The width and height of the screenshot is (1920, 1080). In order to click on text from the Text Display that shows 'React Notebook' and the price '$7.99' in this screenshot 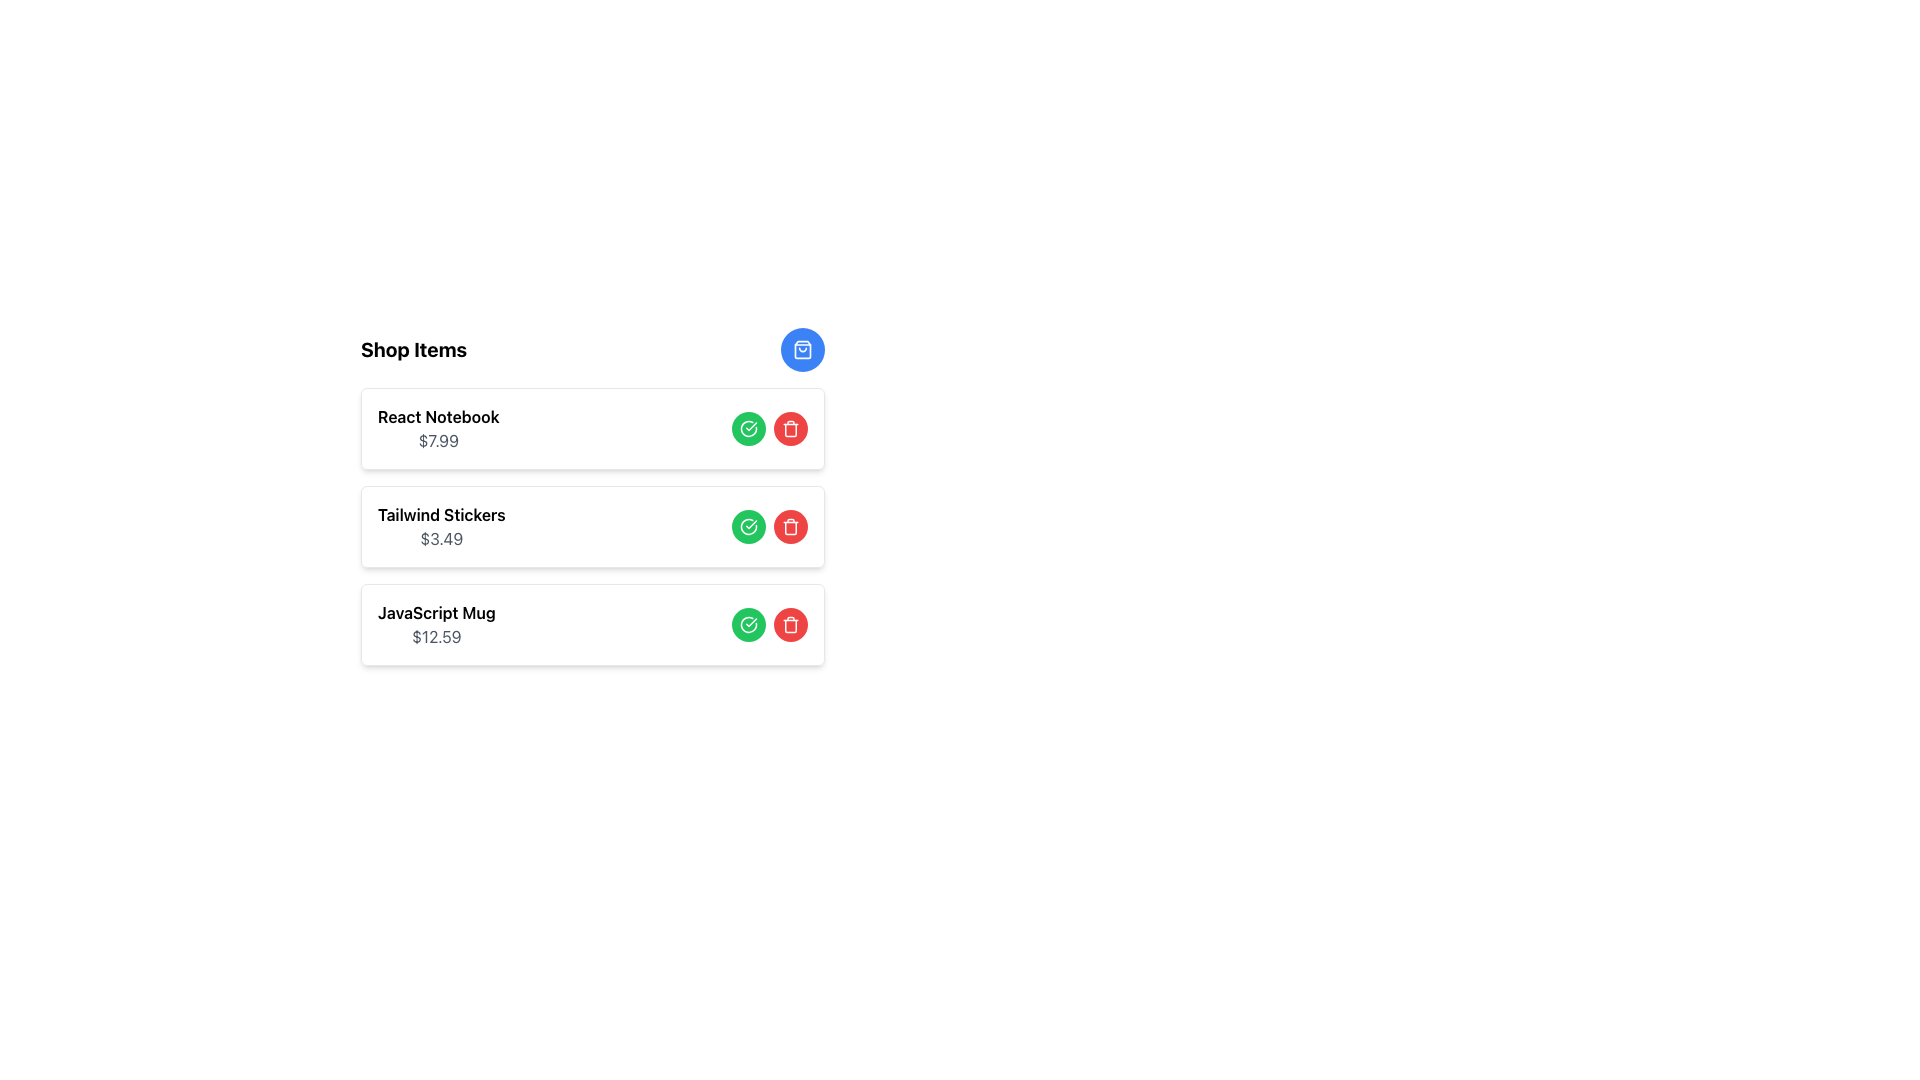, I will do `click(437, 427)`.